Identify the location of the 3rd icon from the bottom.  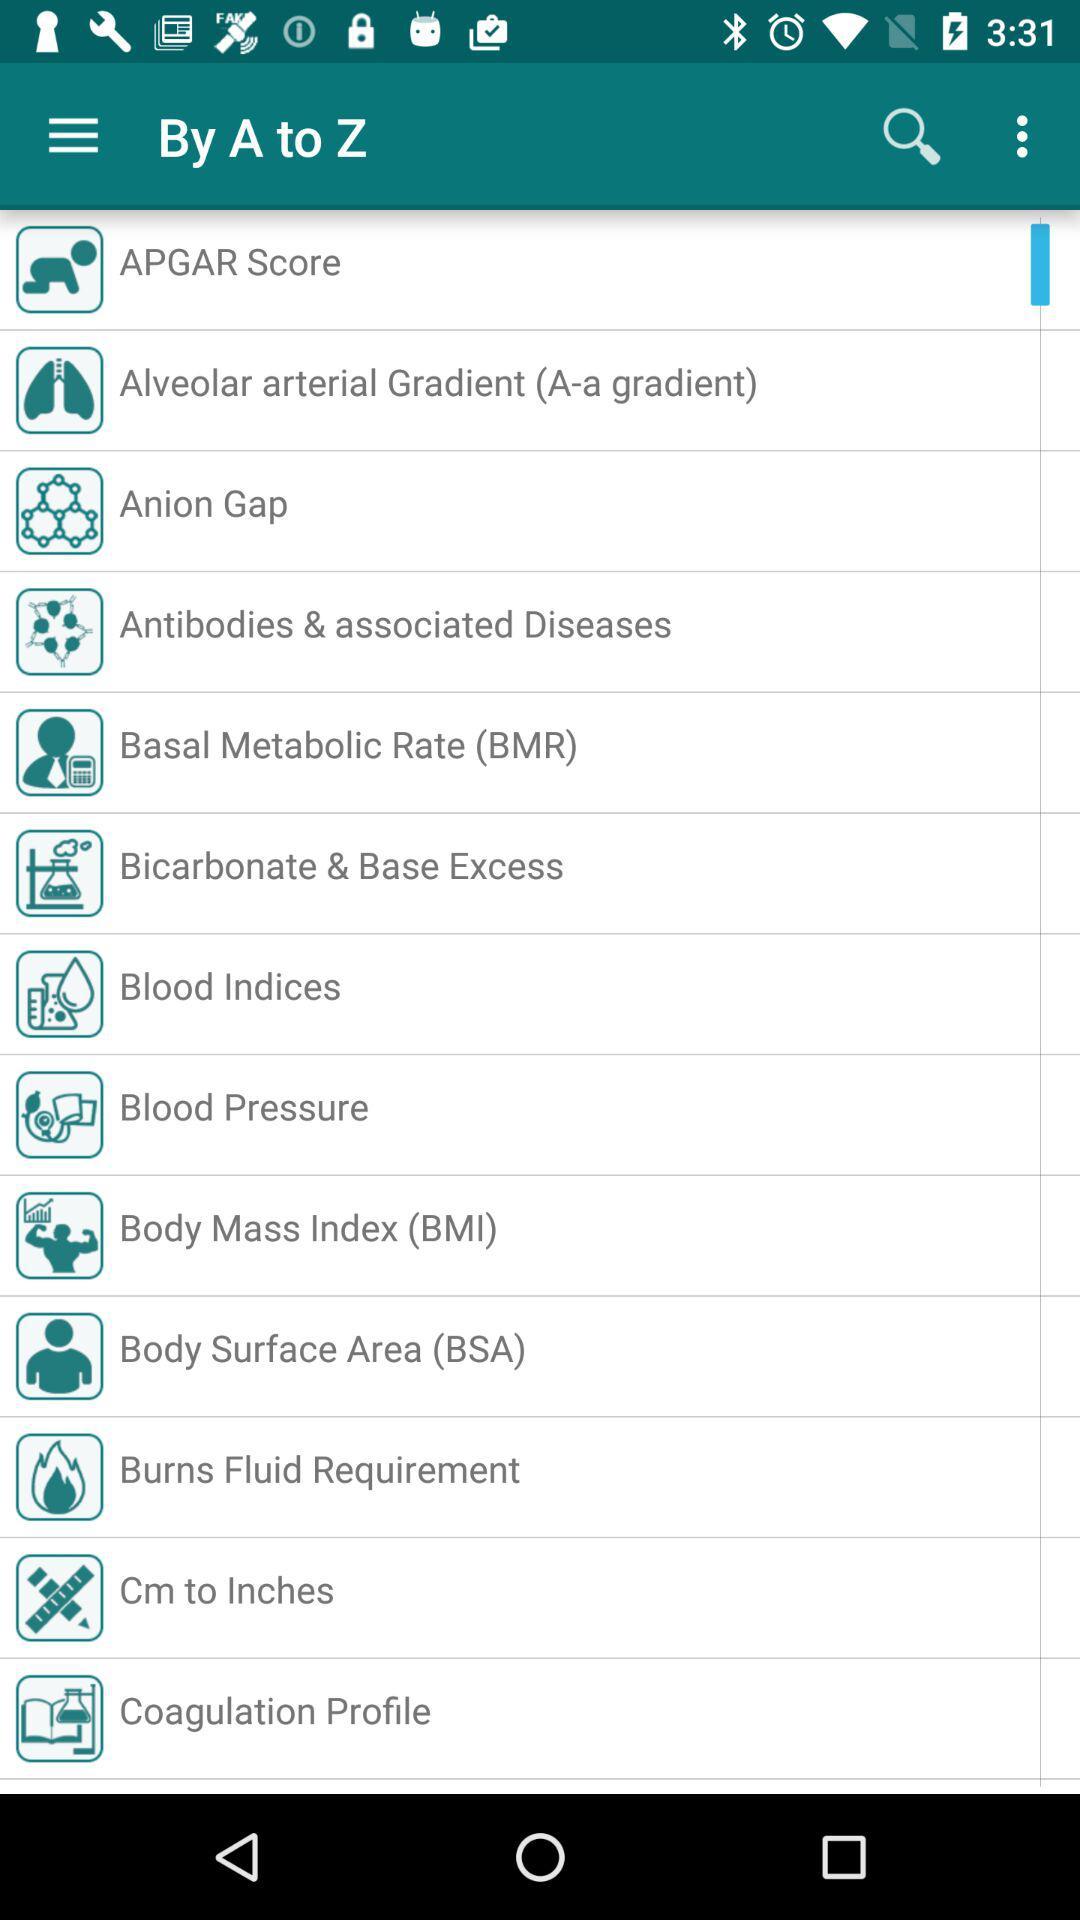
(59, 1477).